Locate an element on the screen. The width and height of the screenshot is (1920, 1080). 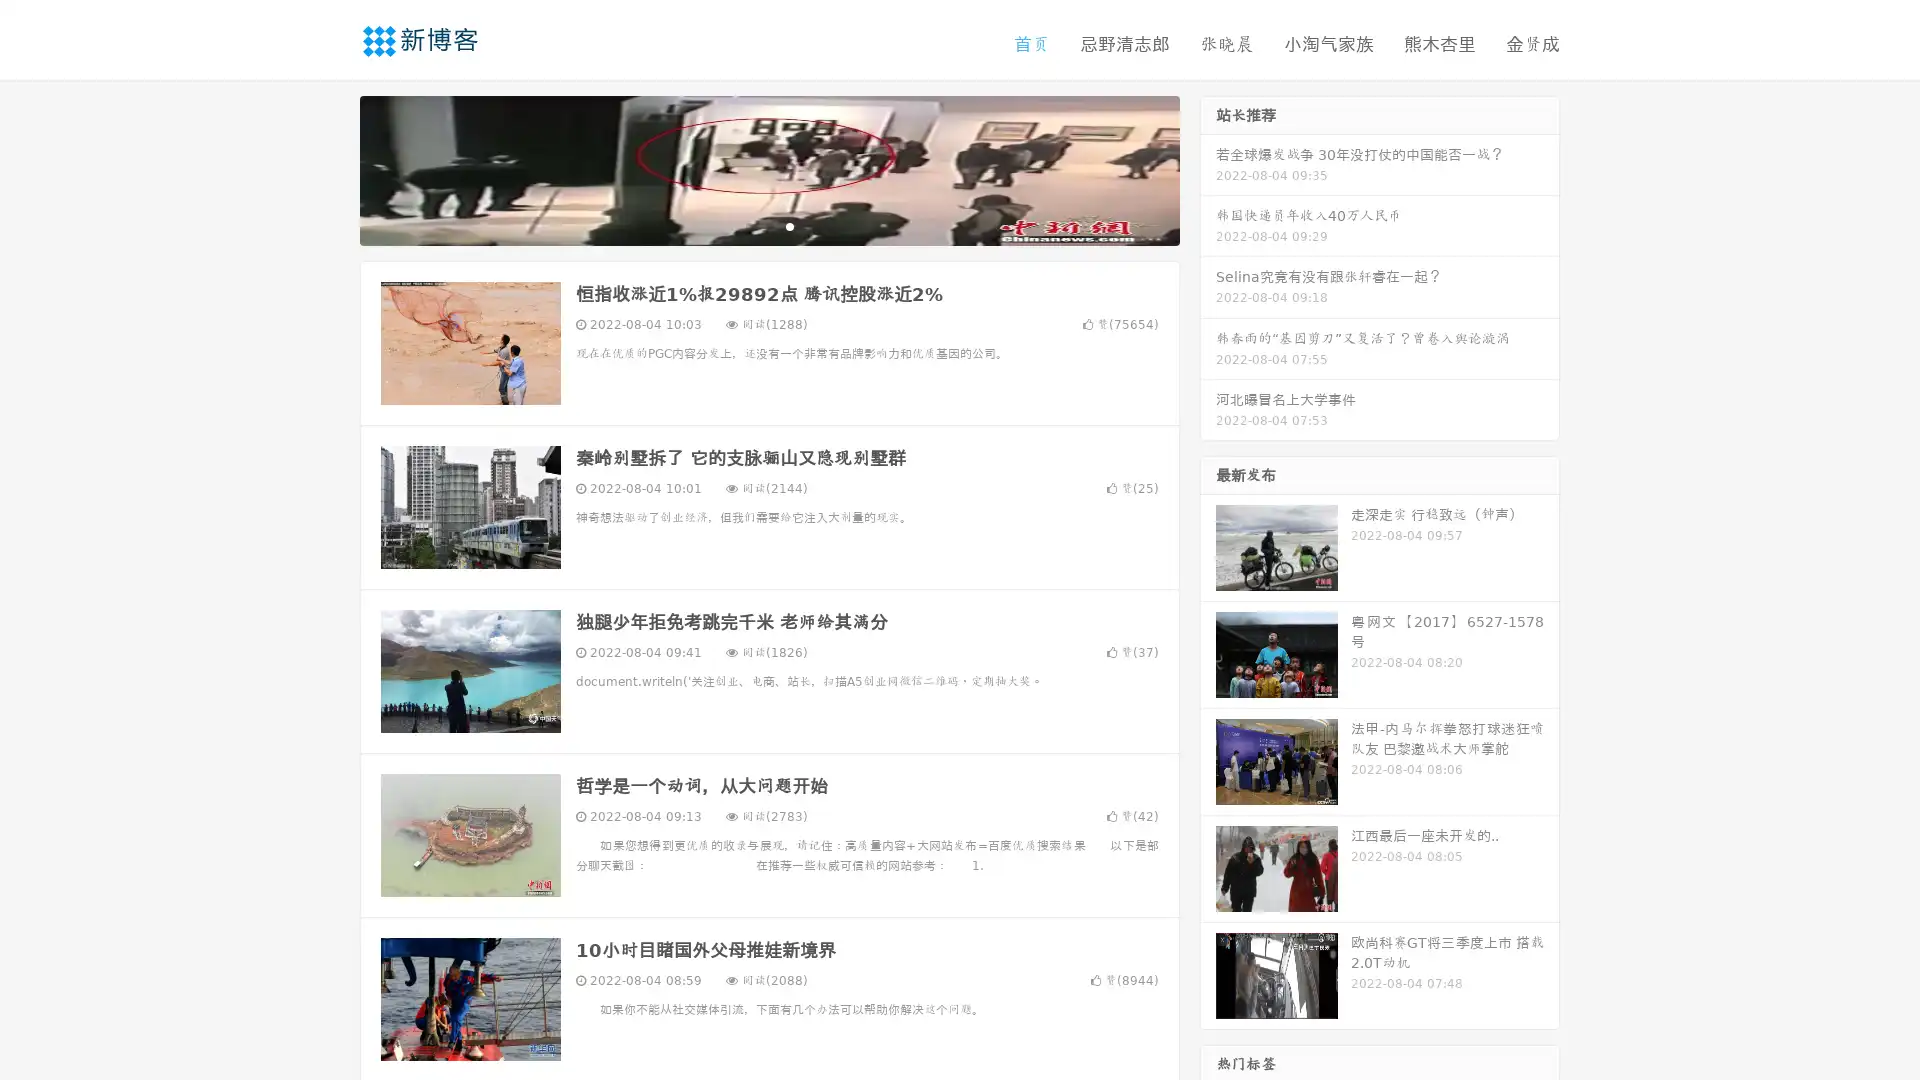
Go to slide 1 is located at coordinates (748, 225).